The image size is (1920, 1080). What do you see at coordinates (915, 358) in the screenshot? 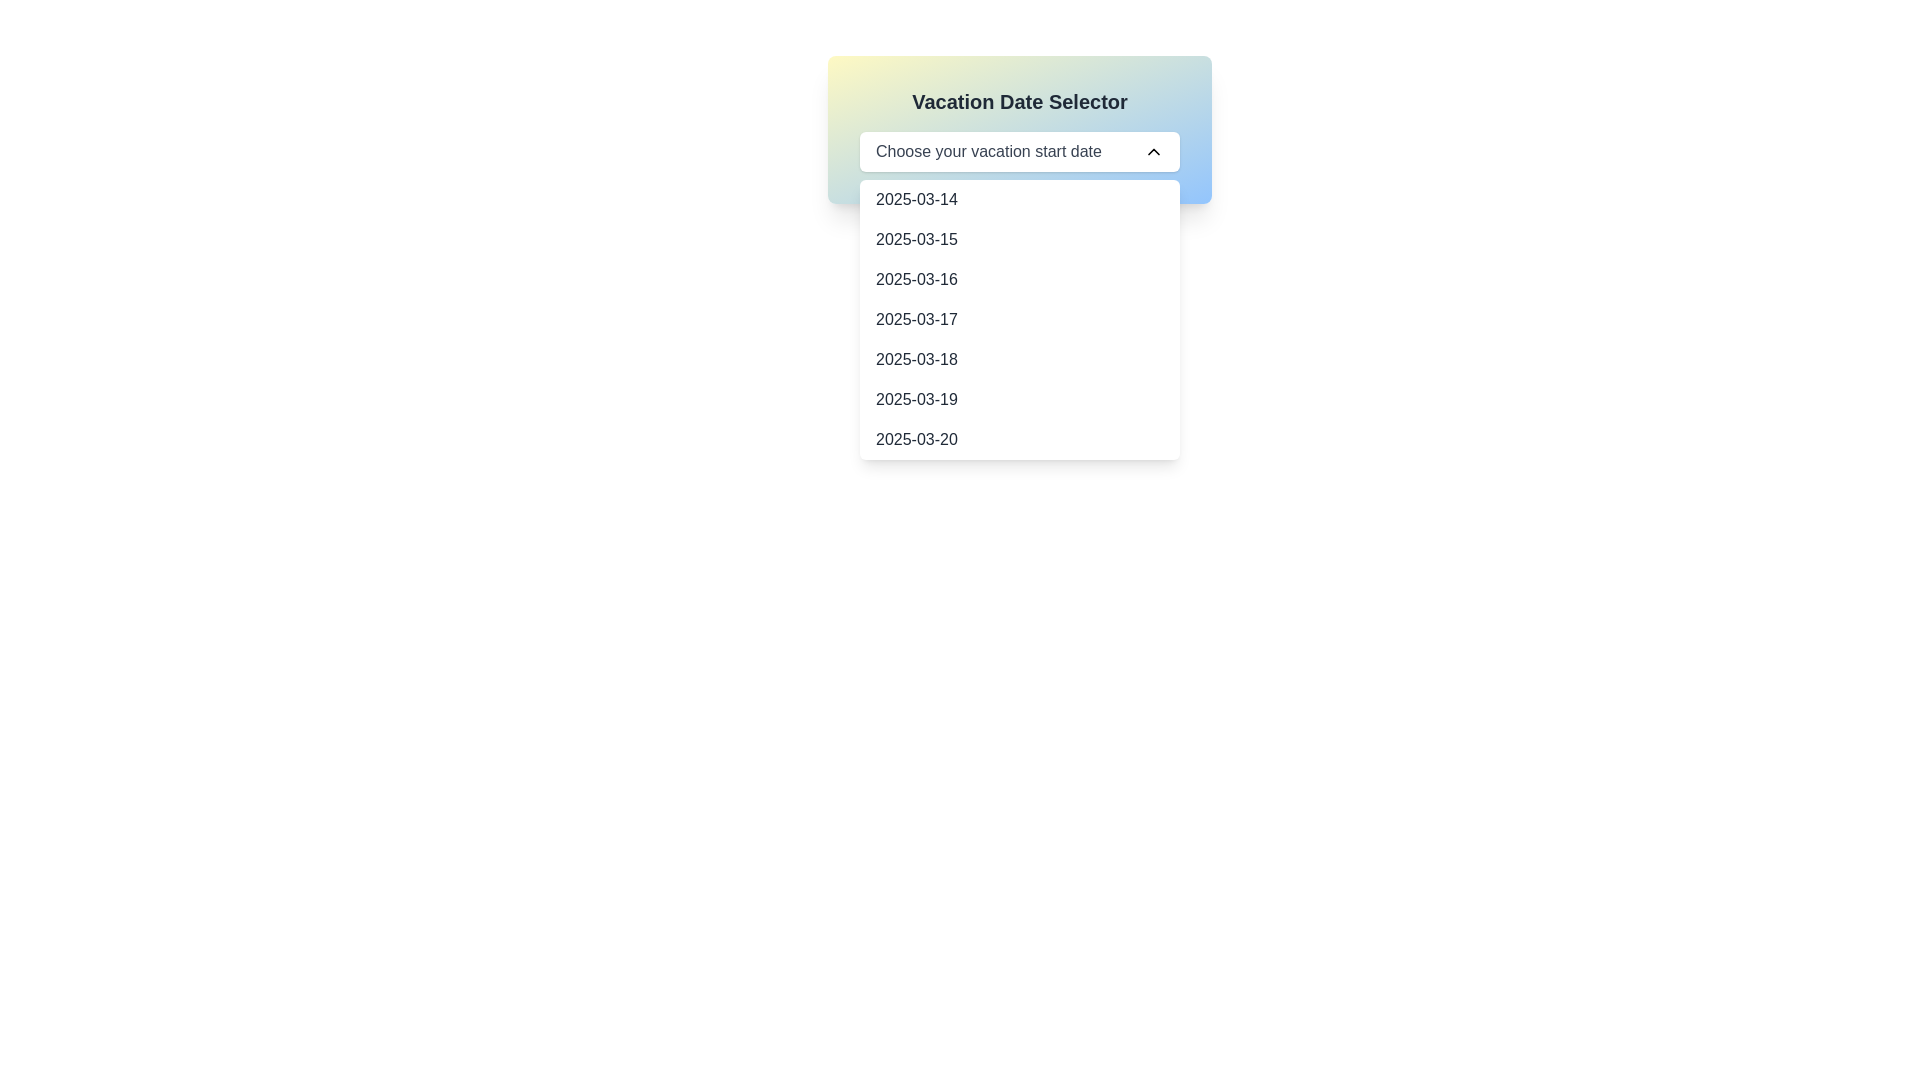
I see `the fifth option in the dropdown list labeled 'Vacation Date Selector'` at bounding box center [915, 358].